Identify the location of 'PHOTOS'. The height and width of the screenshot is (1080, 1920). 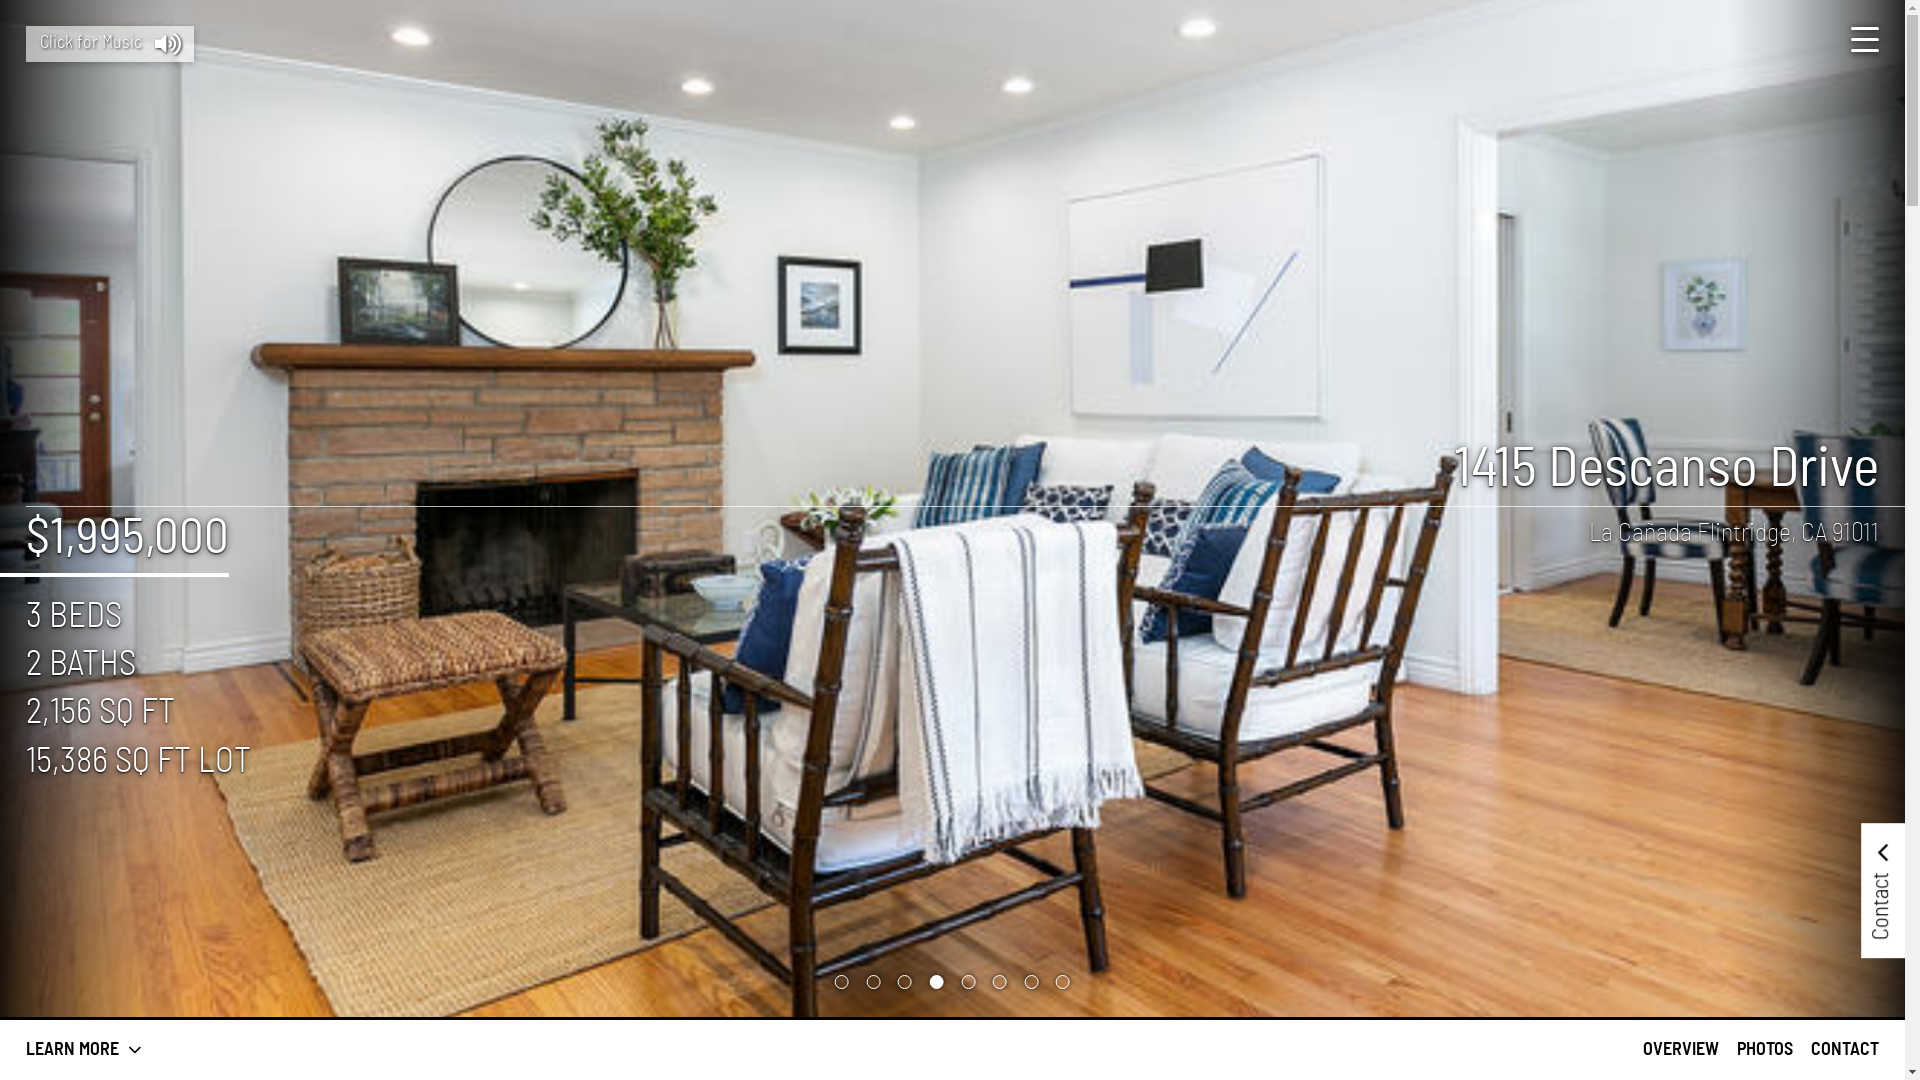
(1736, 1048).